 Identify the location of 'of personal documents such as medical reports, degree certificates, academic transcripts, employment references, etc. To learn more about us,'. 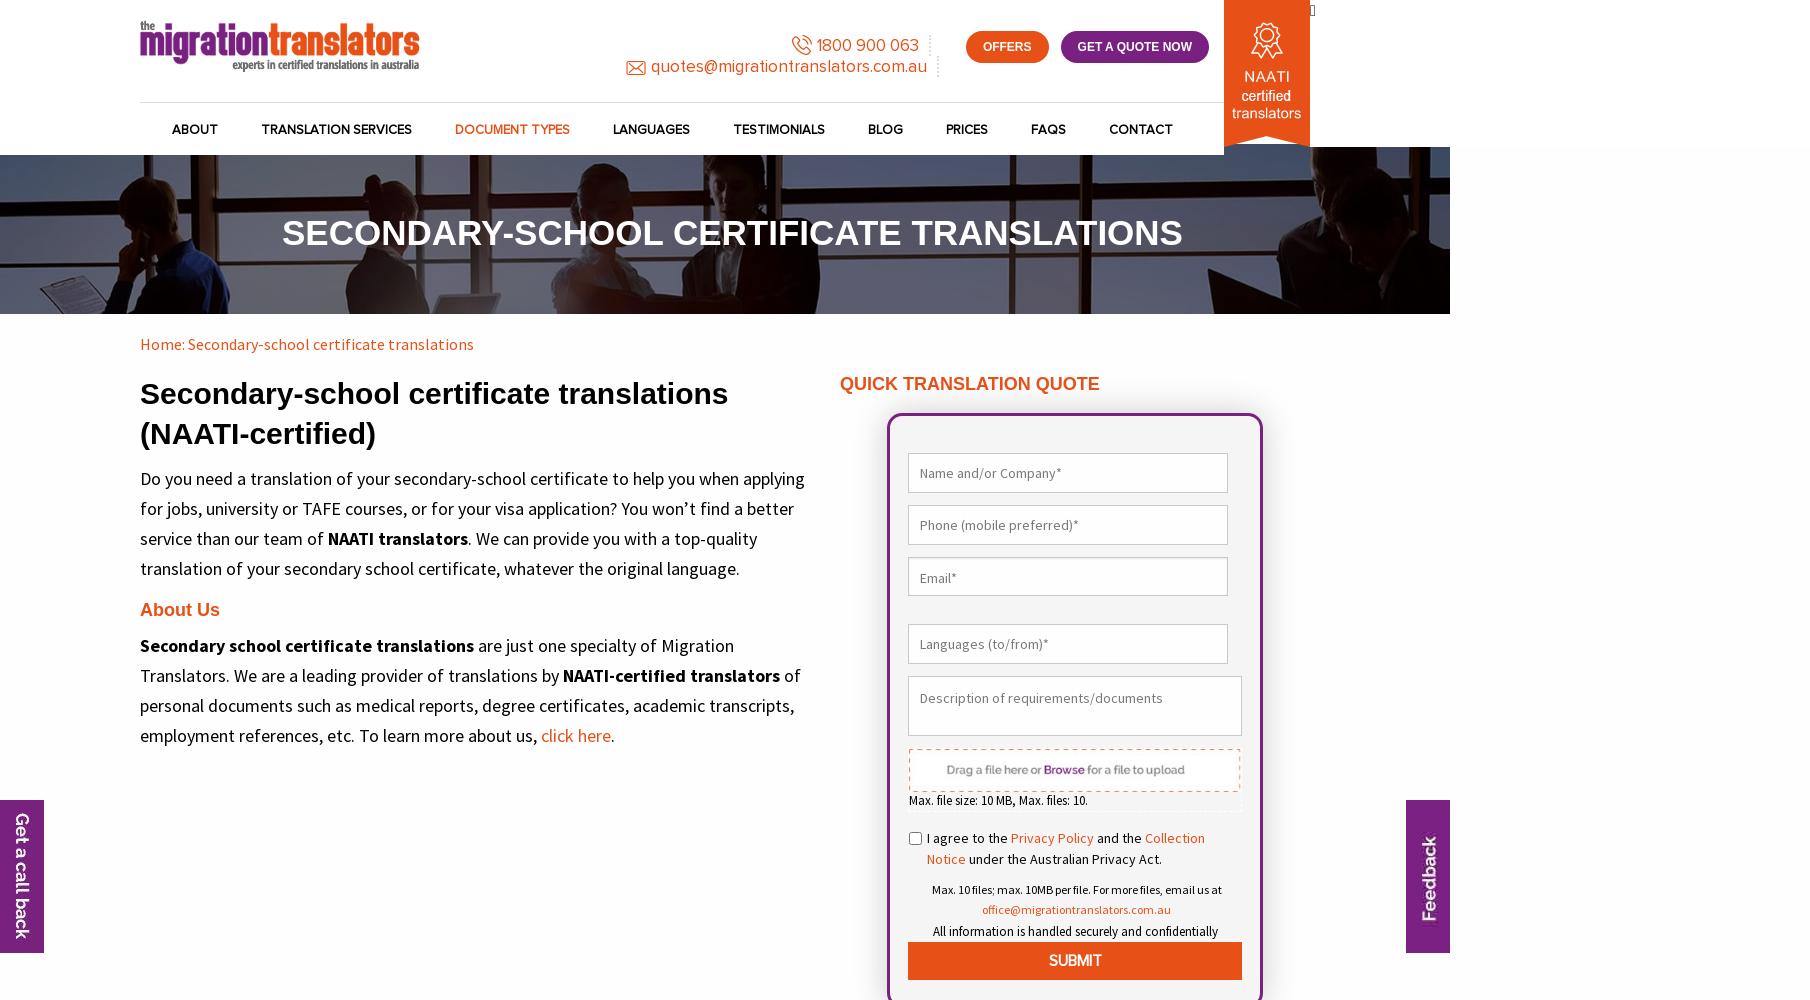
(469, 704).